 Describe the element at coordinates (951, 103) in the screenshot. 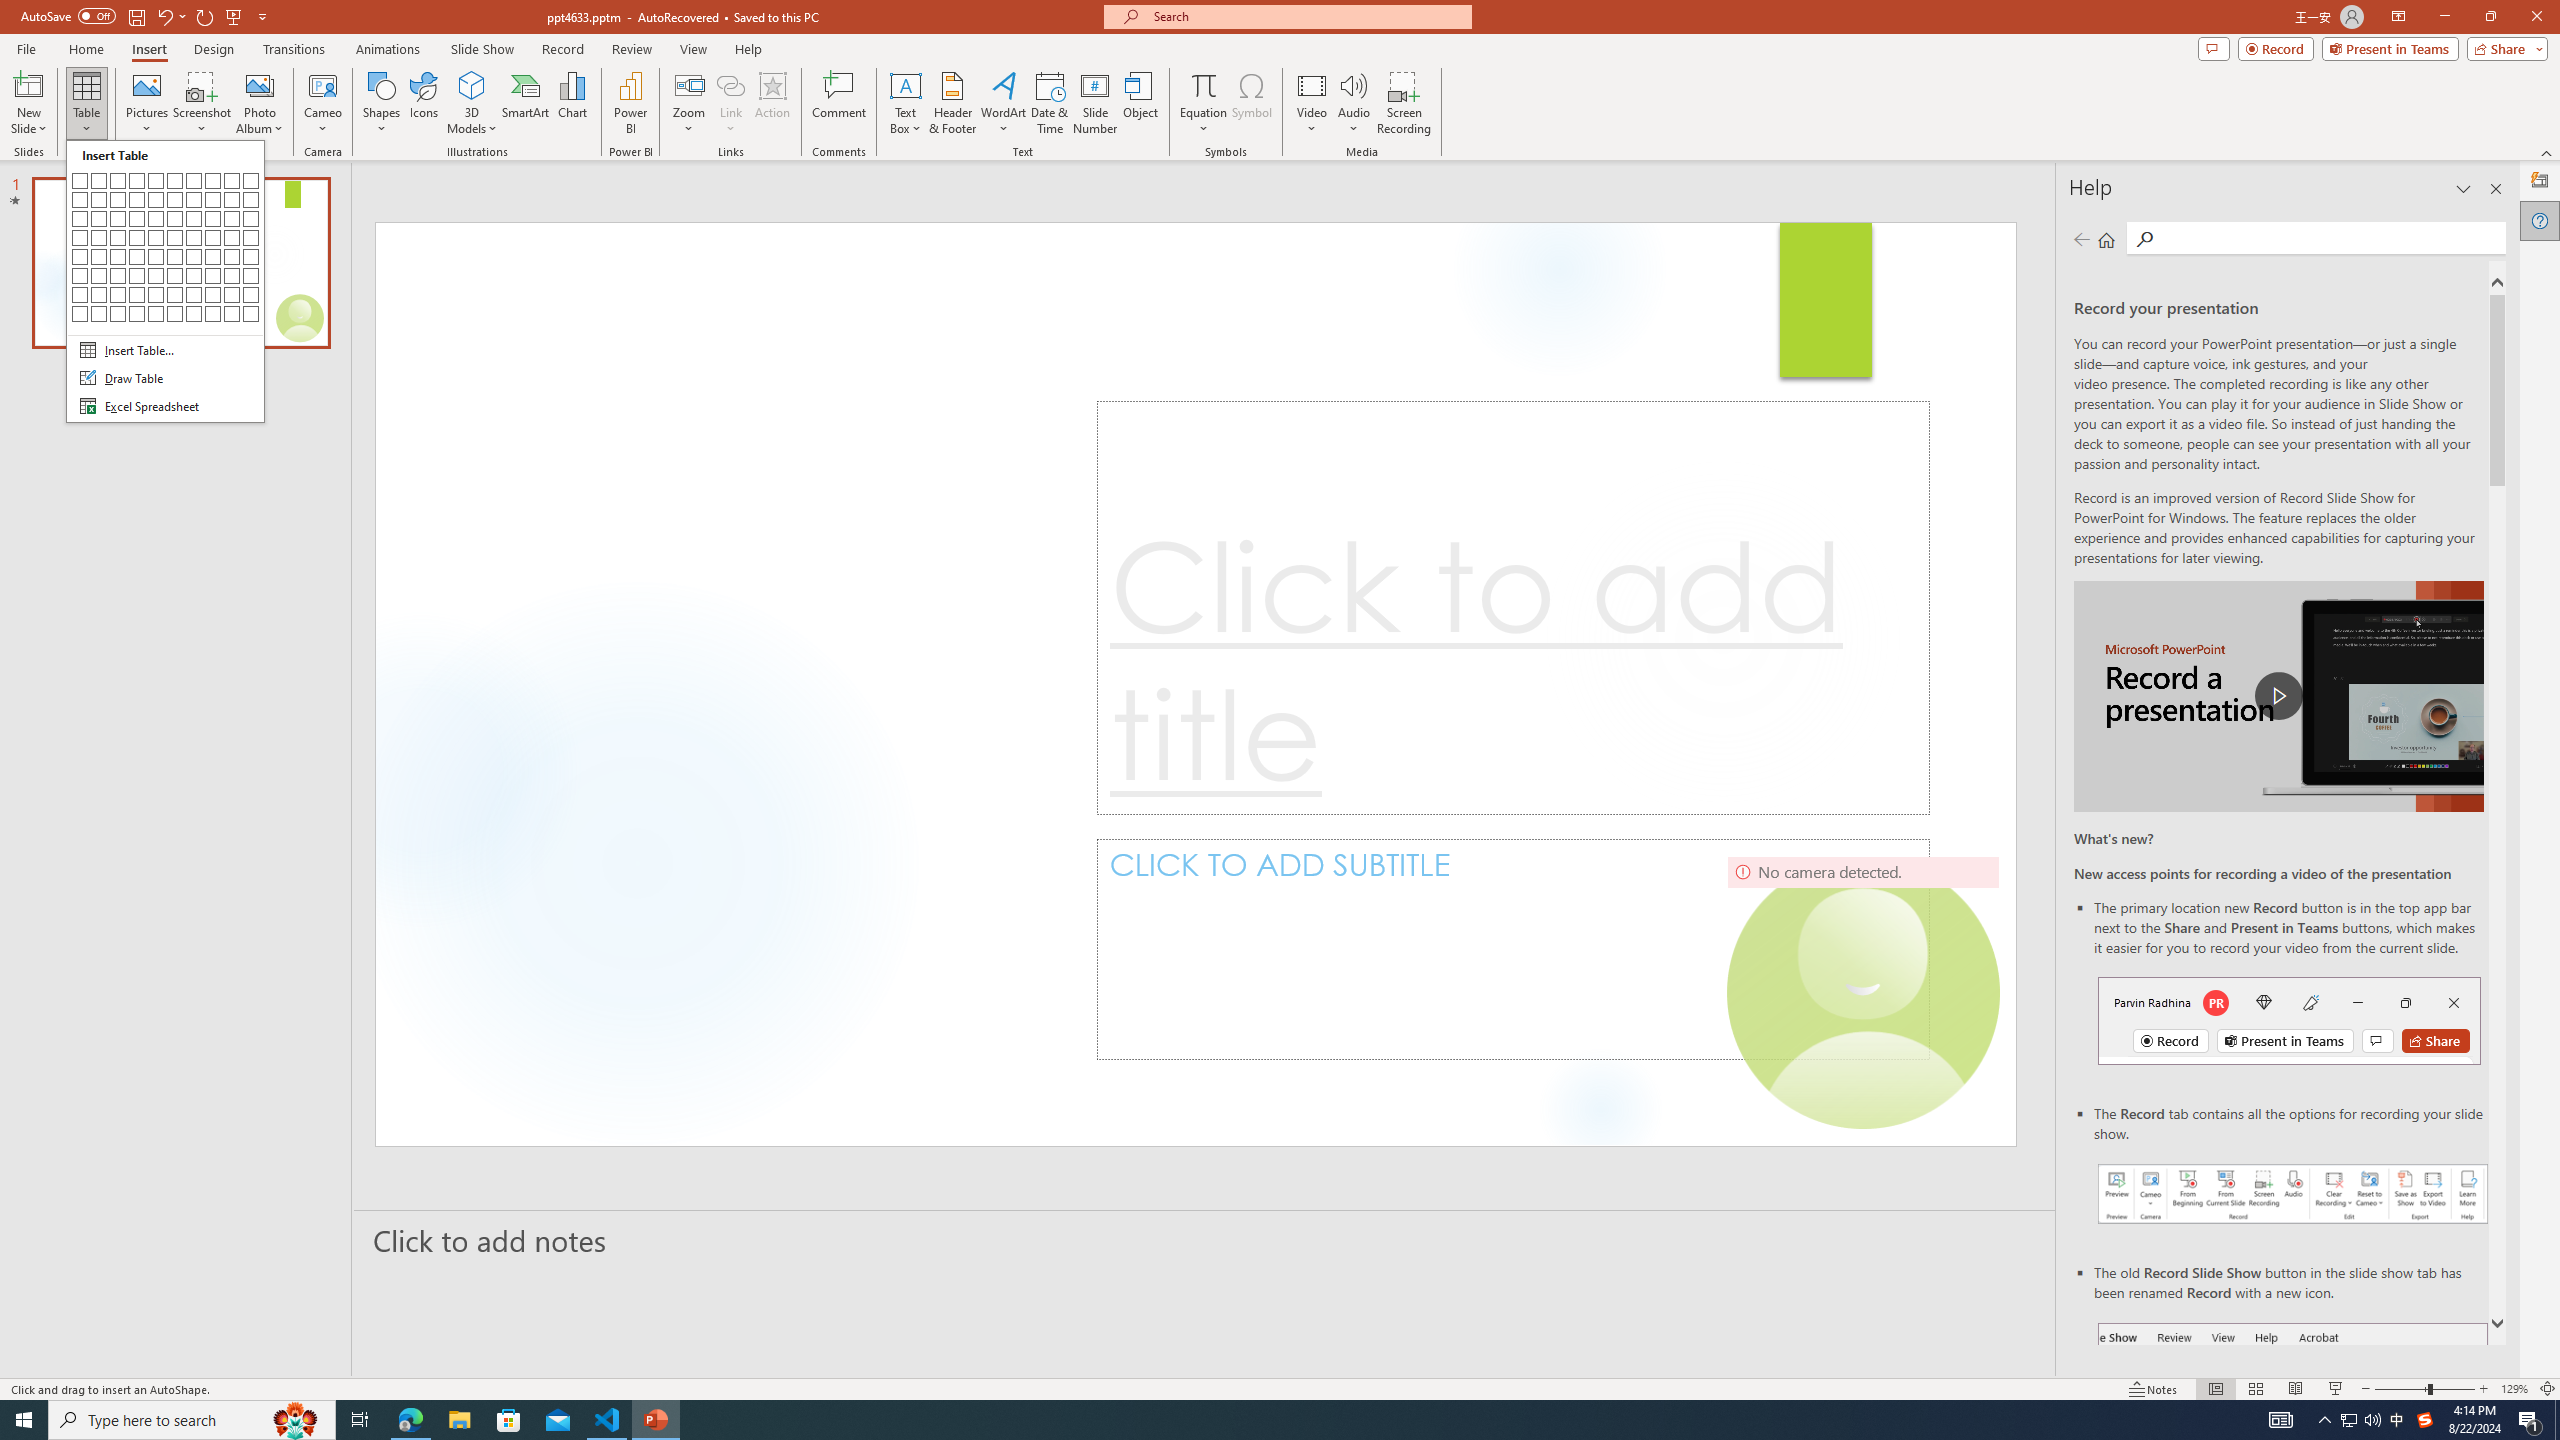

I see `'Header & Footer...'` at that location.